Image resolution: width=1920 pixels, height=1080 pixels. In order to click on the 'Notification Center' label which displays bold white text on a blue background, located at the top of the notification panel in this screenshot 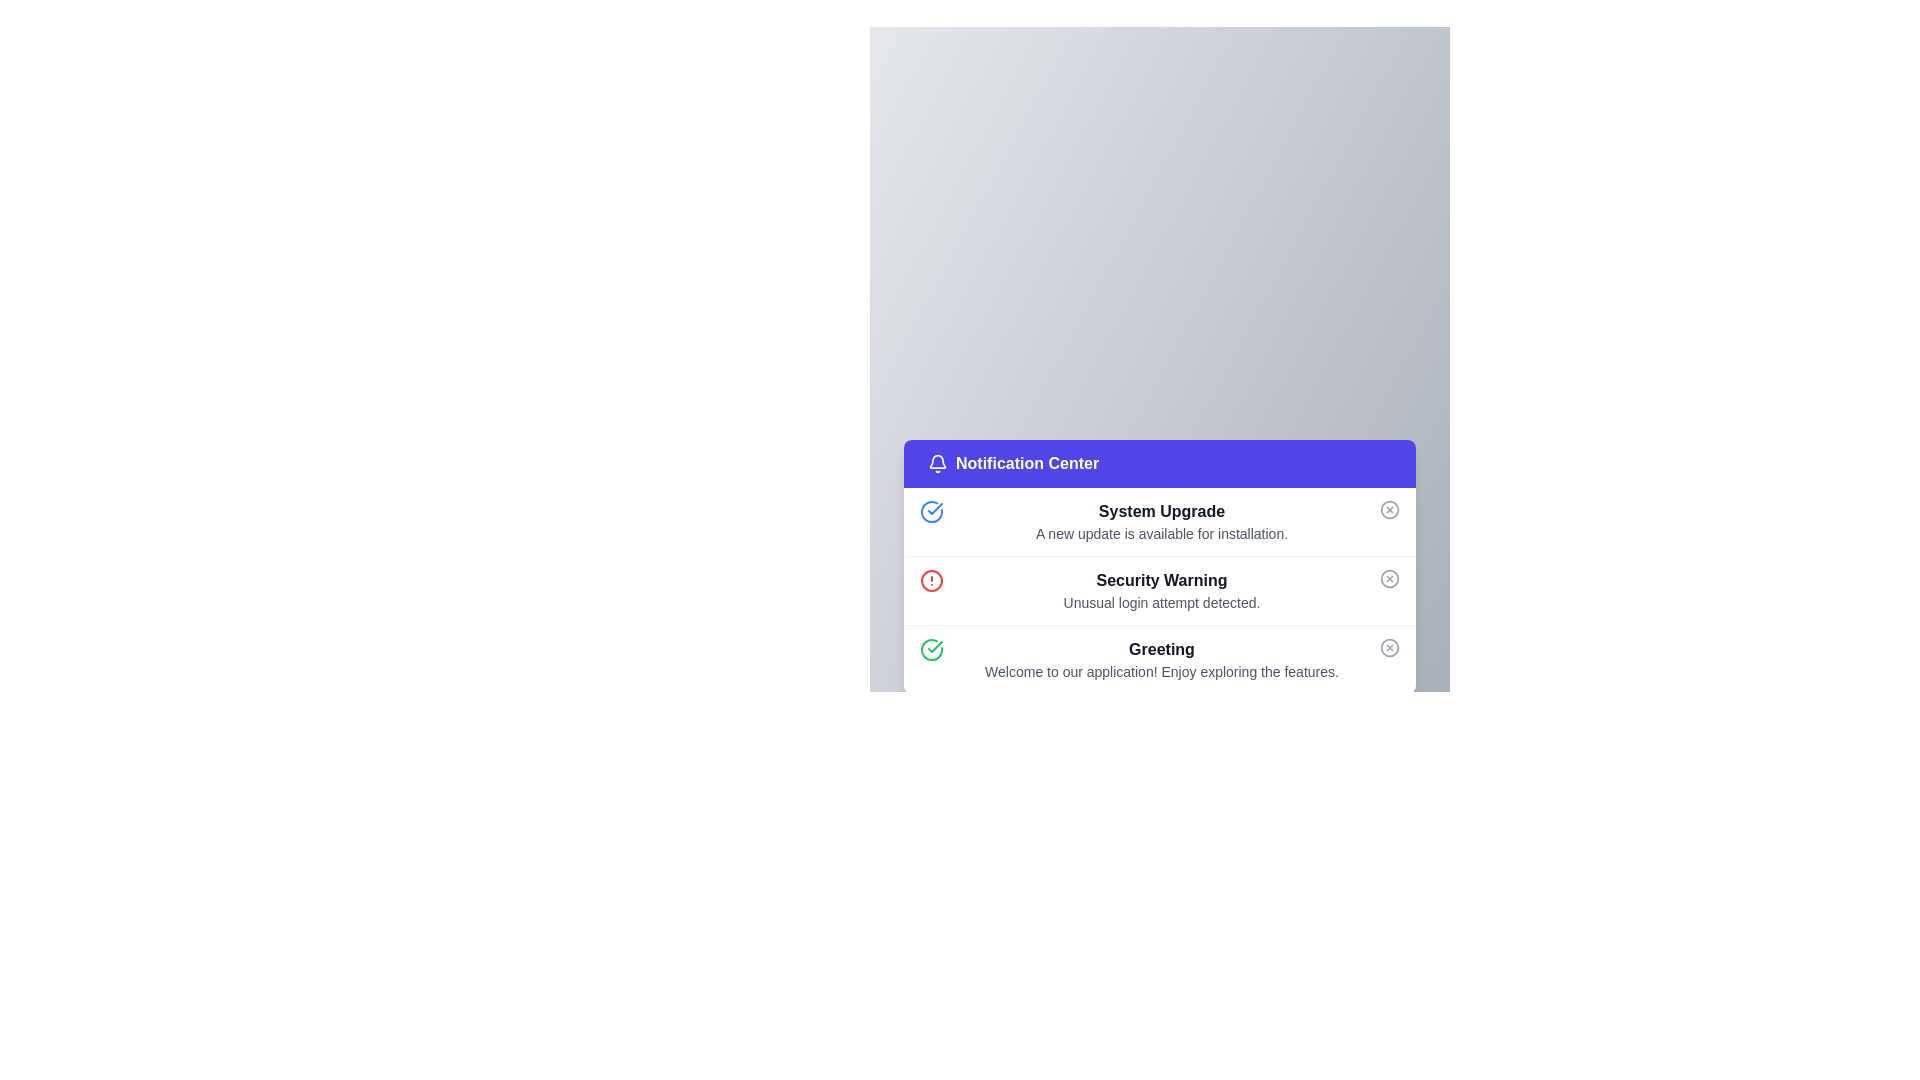, I will do `click(1027, 463)`.